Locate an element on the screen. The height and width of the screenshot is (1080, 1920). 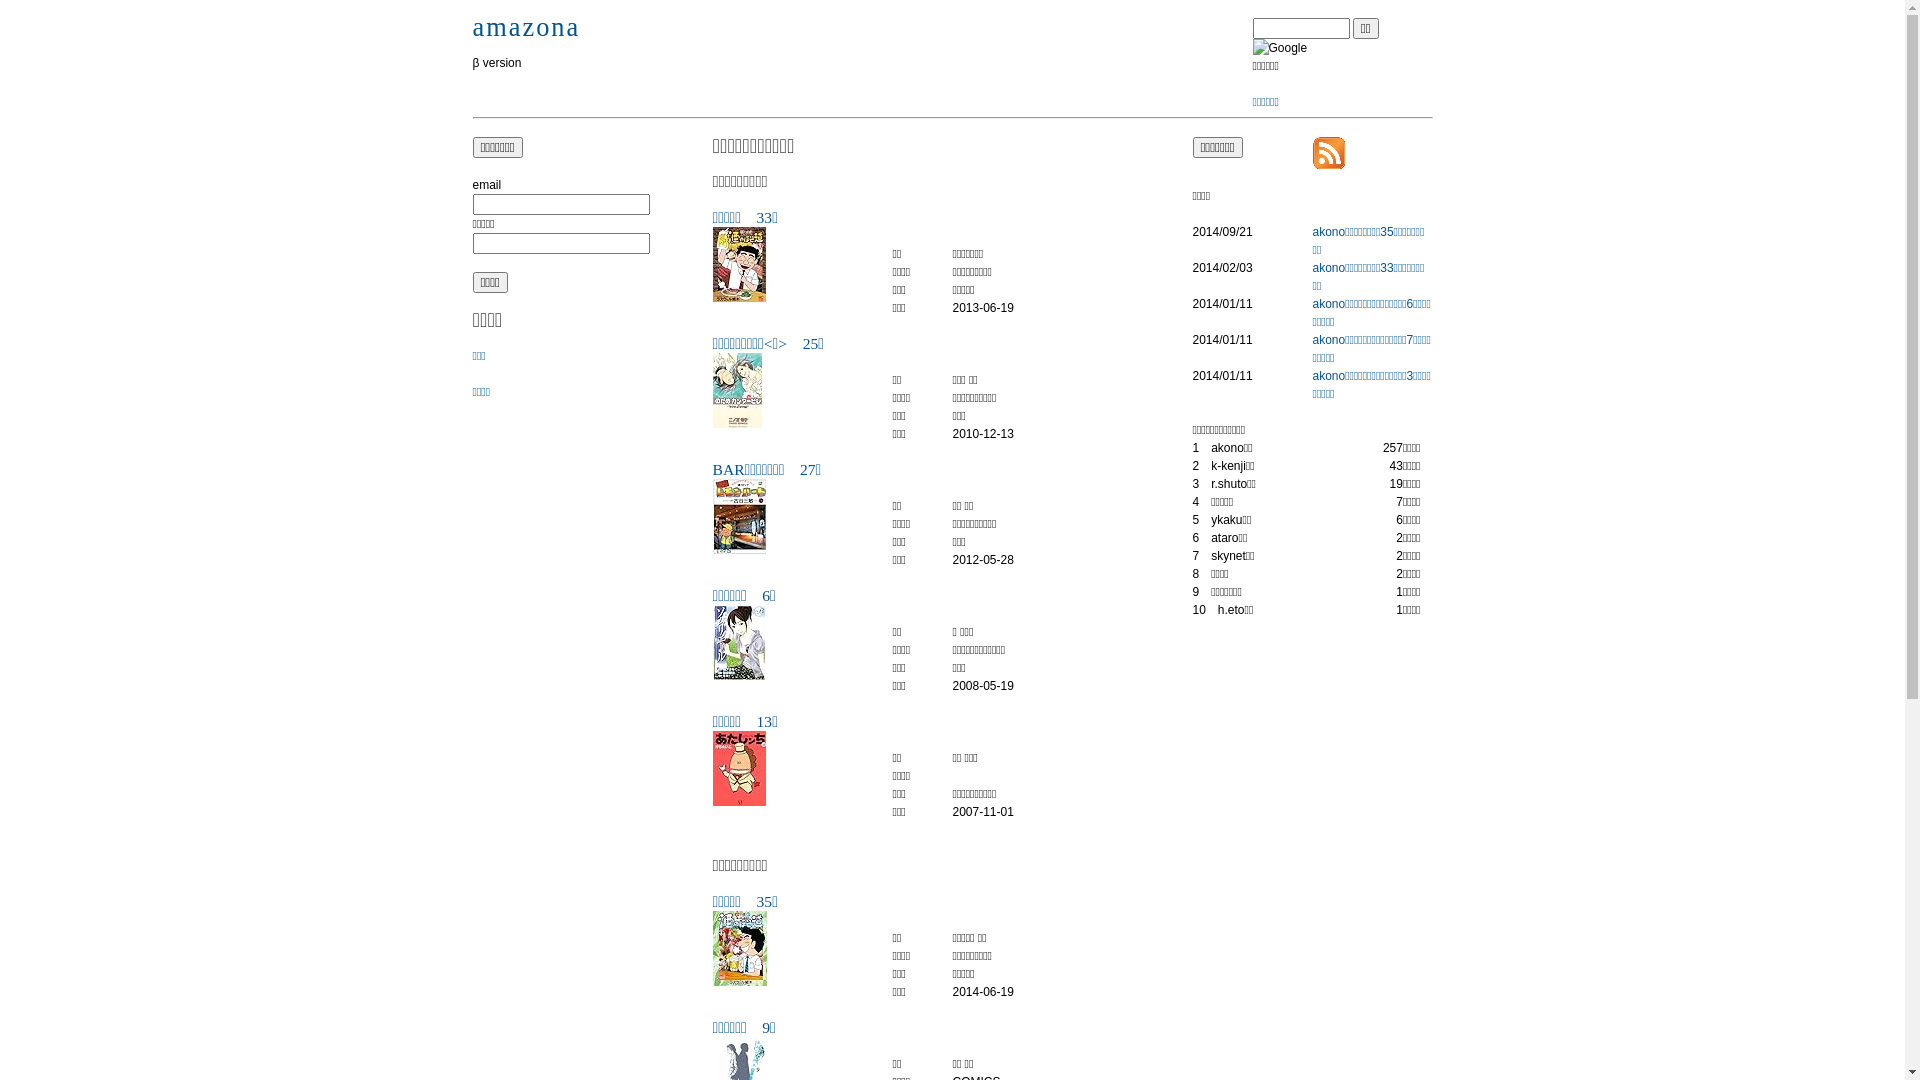
'amazona' is located at coordinates (526, 27).